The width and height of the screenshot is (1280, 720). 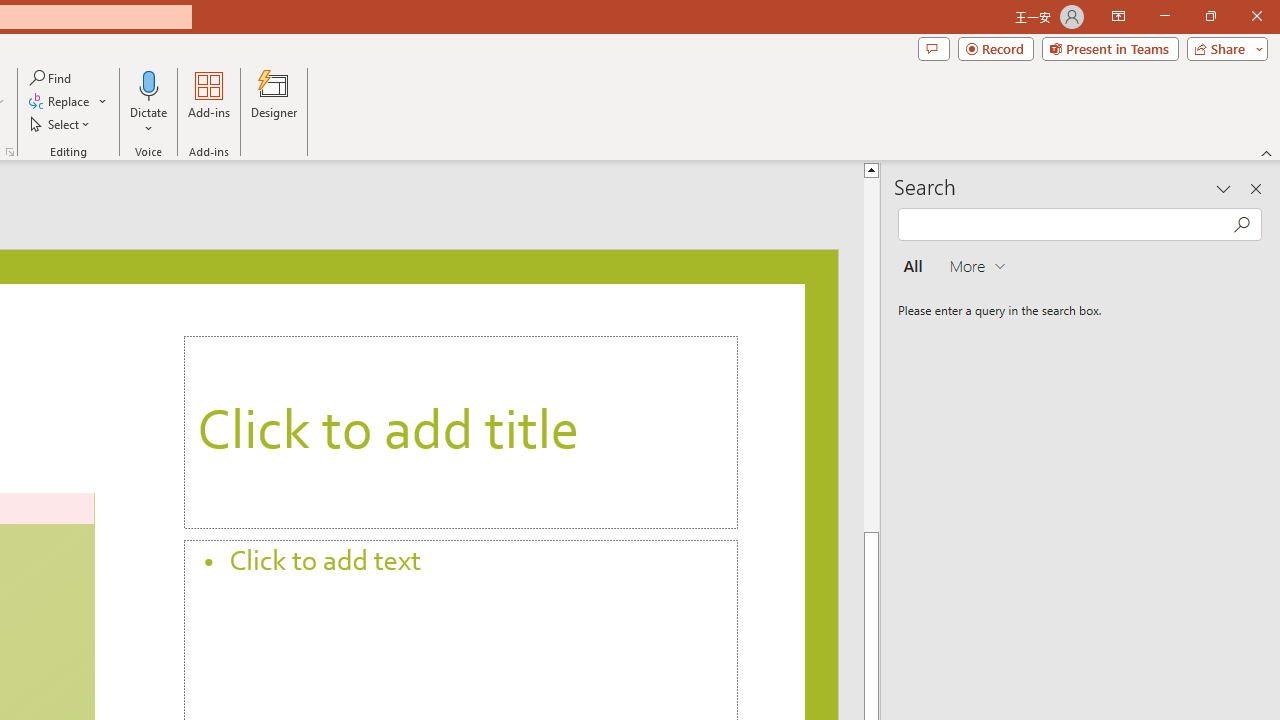 What do you see at coordinates (1209, 16) in the screenshot?
I see `'Restore Down'` at bounding box center [1209, 16].